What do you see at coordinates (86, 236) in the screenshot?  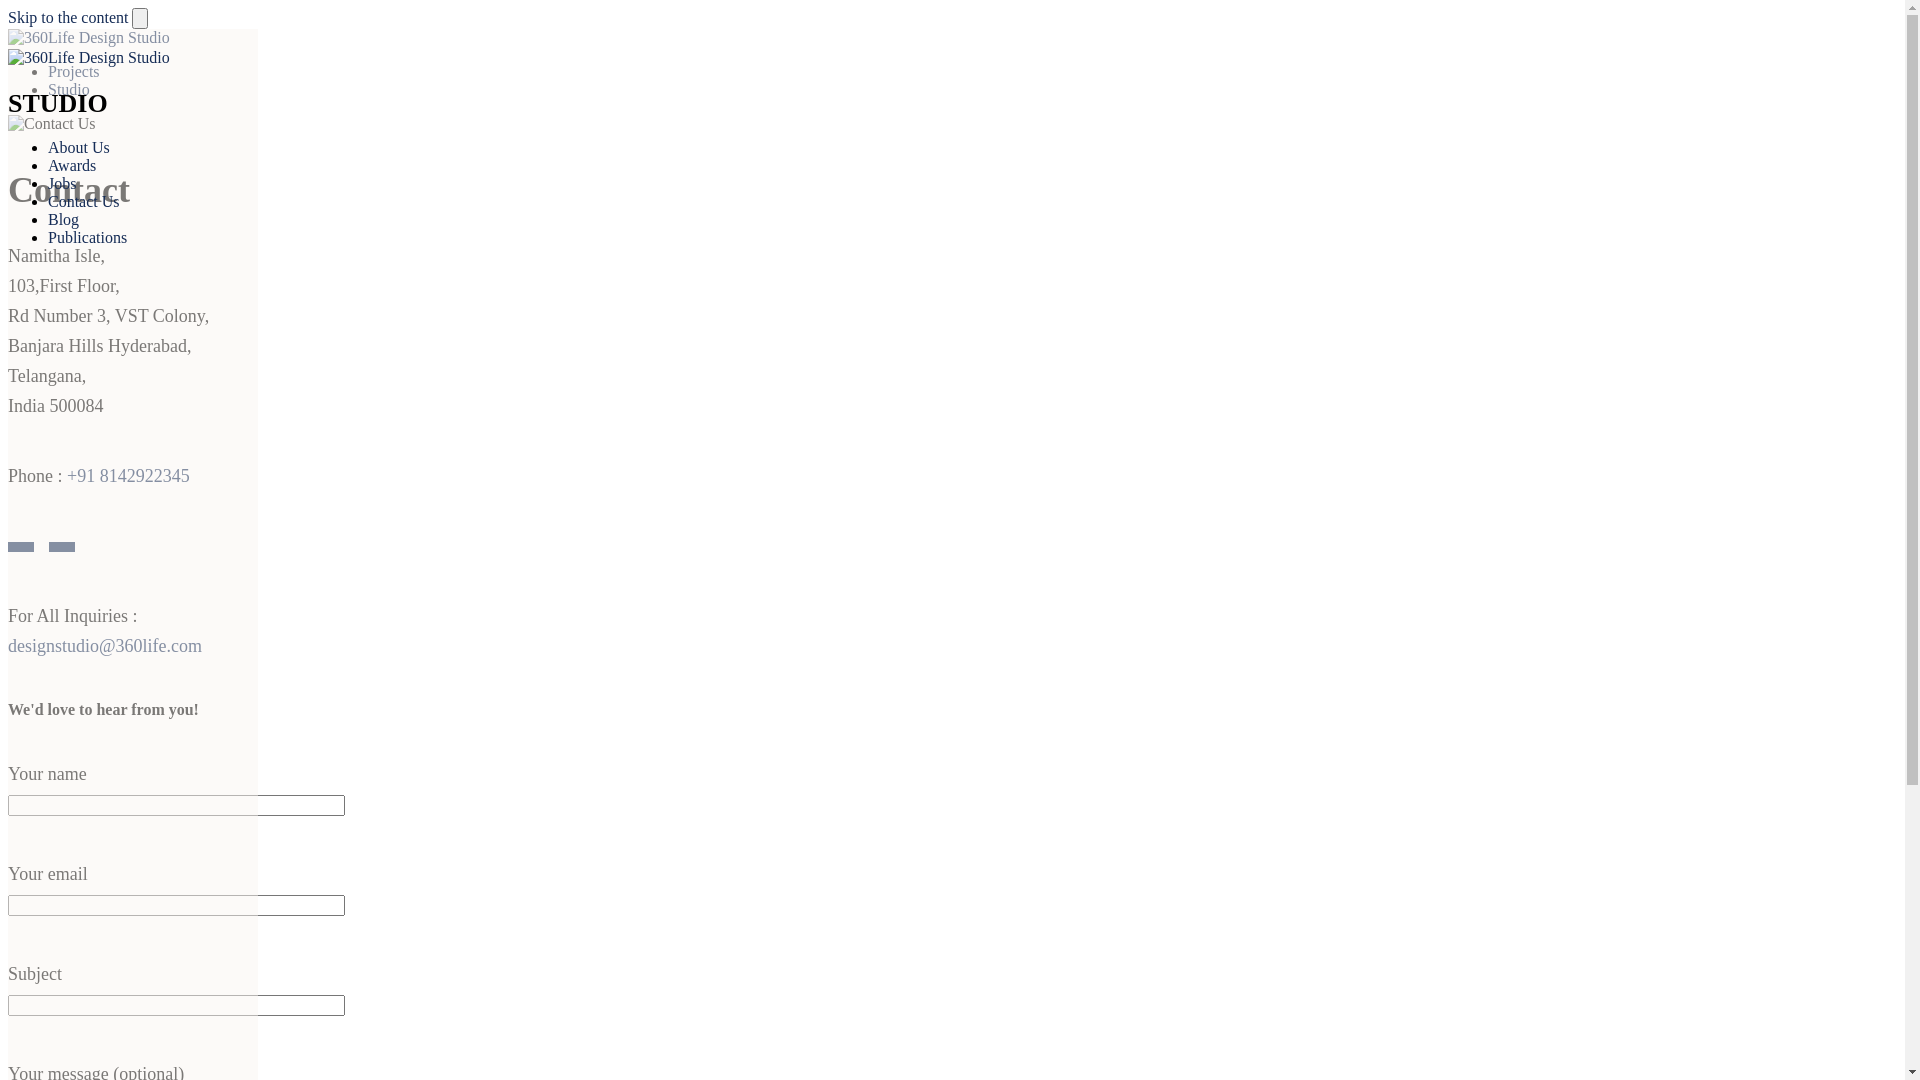 I see `'Publications'` at bounding box center [86, 236].